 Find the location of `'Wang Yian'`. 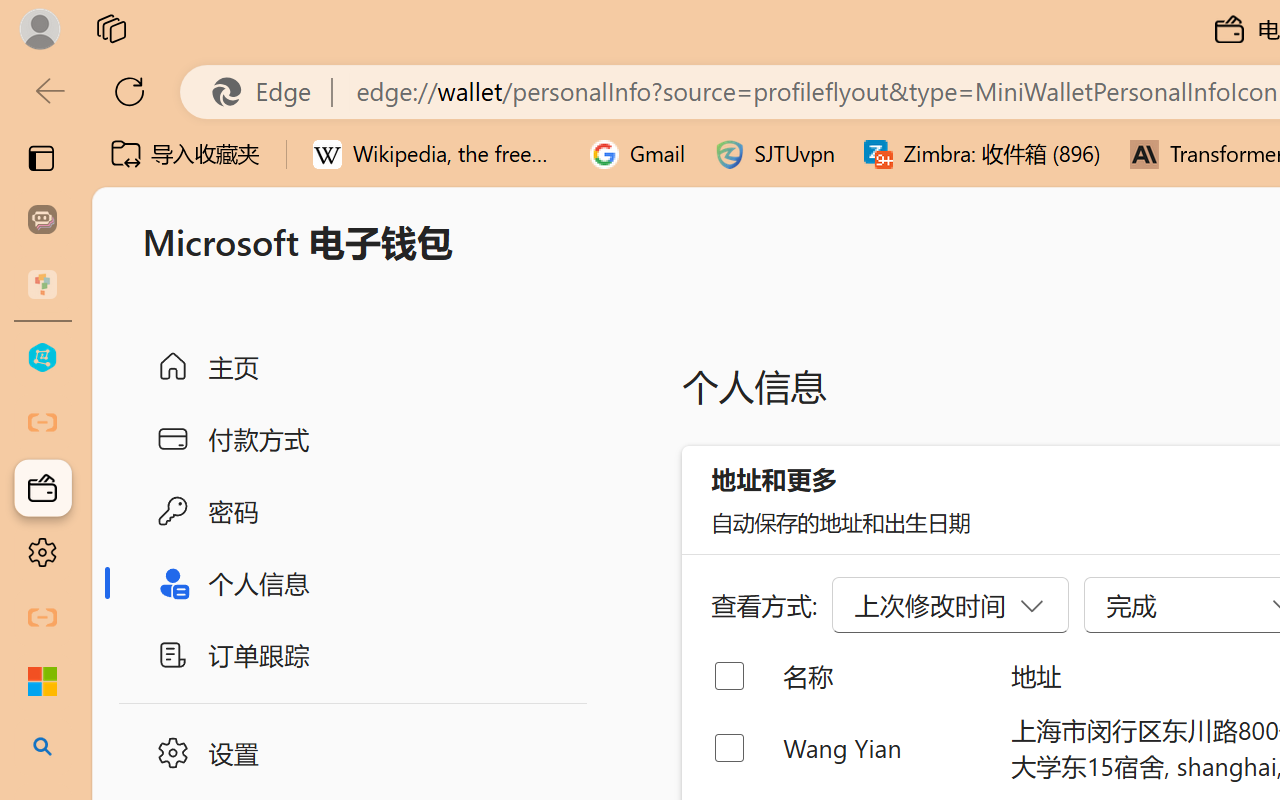

'Wang Yian' is located at coordinates (880, 747).